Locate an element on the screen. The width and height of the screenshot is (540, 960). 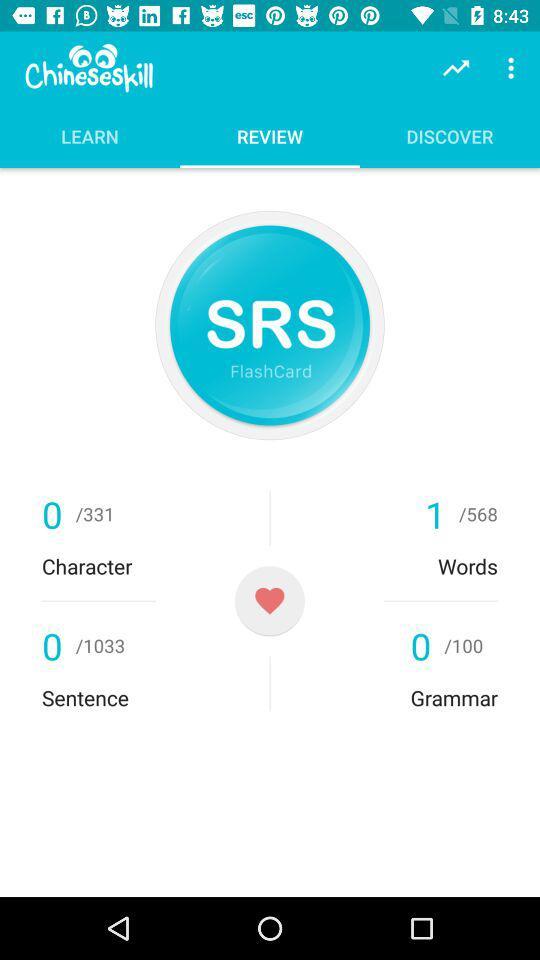
repeat system is located at coordinates (270, 325).